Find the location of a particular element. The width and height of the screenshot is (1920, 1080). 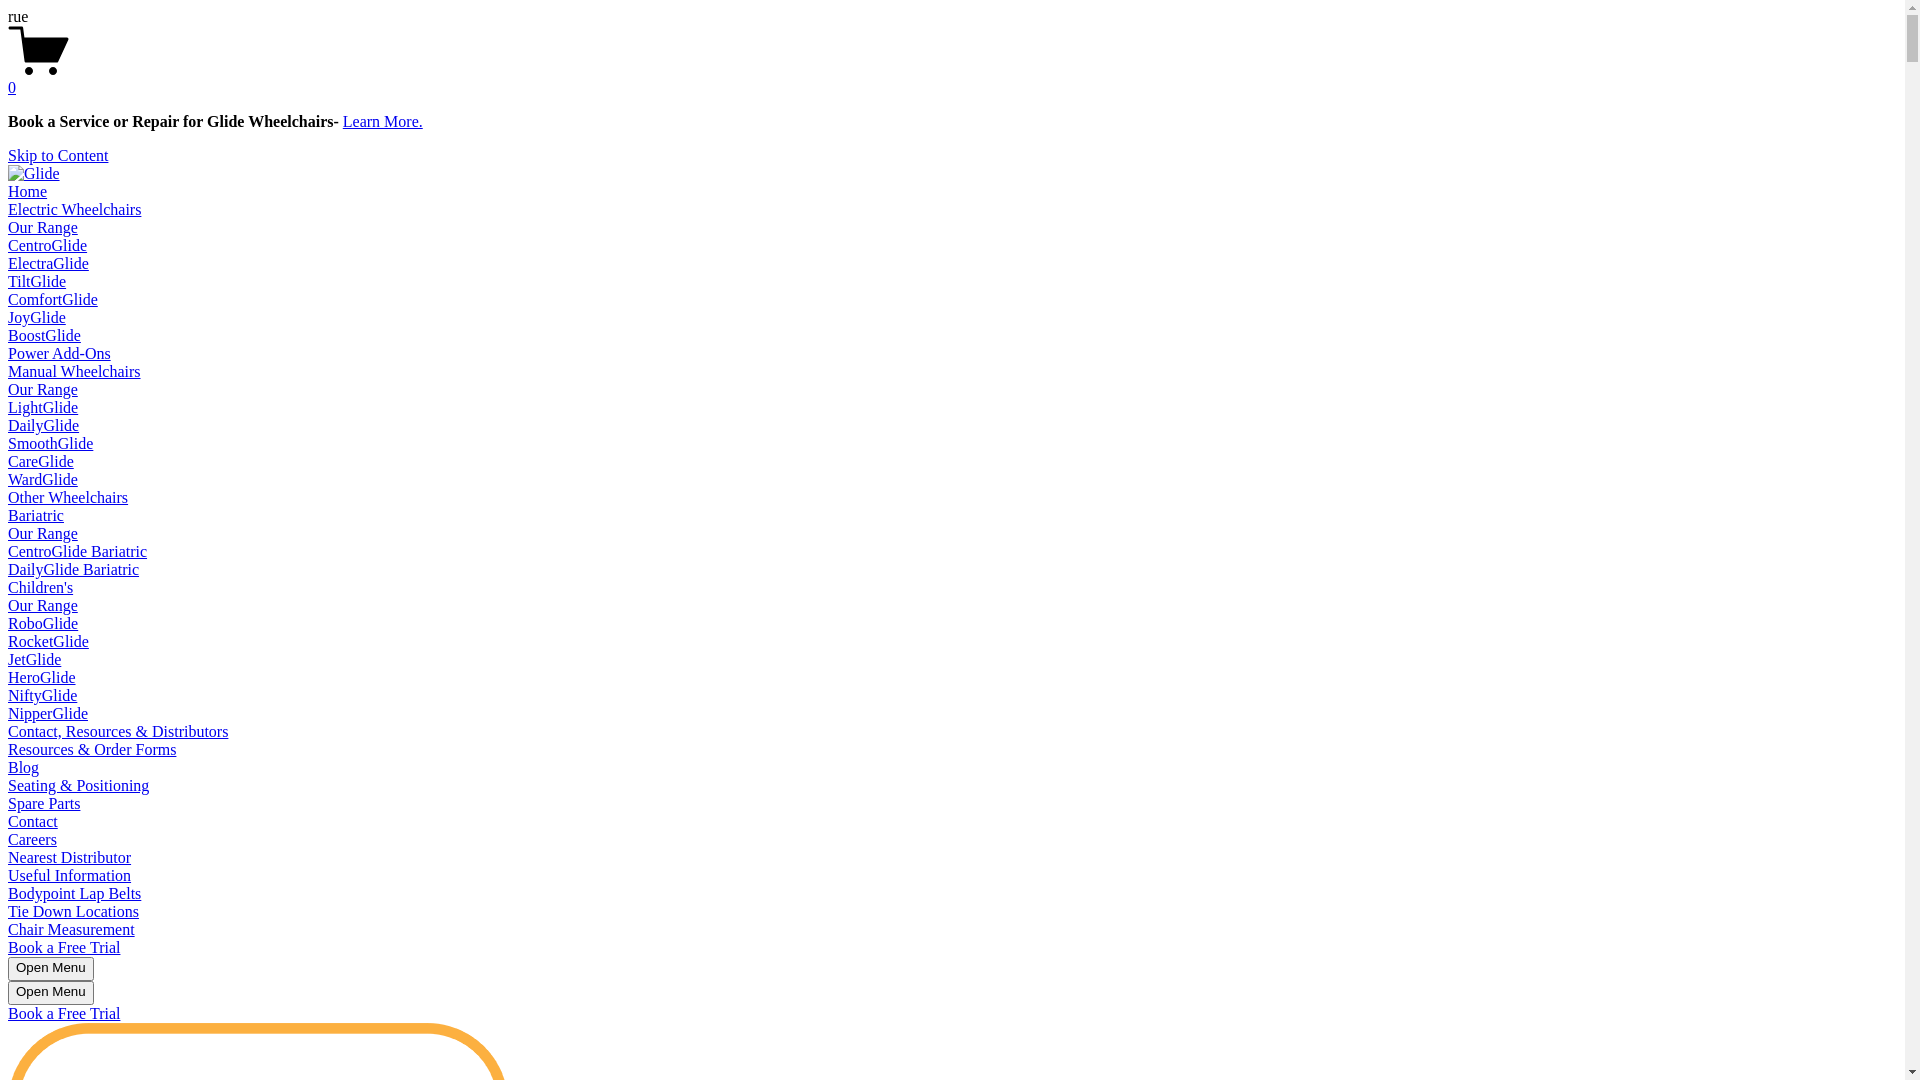

'Spare Parts' is located at coordinates (43, 802).